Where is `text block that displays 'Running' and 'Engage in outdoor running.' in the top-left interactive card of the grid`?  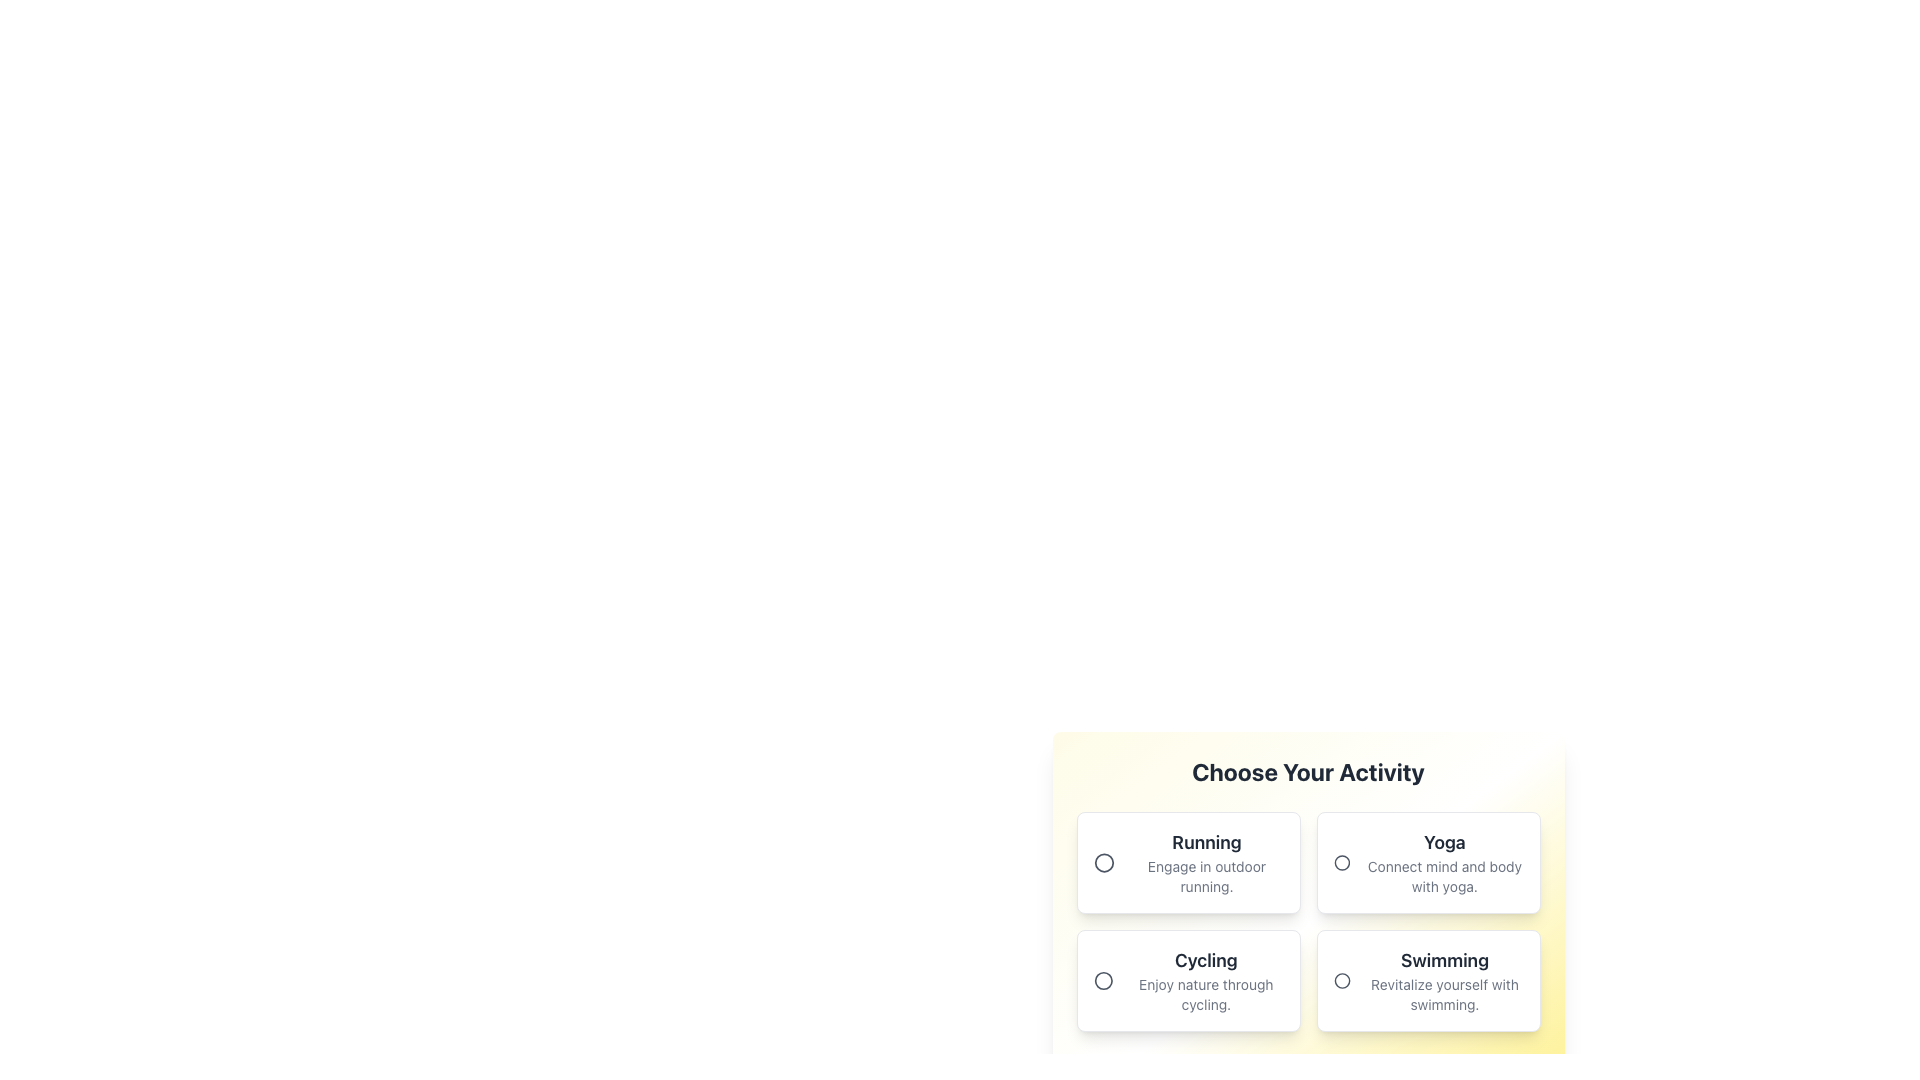 text block that displays 'Running' and 'Engage in outdoor running.' in the top-left interactive card of the grid is located at coordinates (1205, 862).